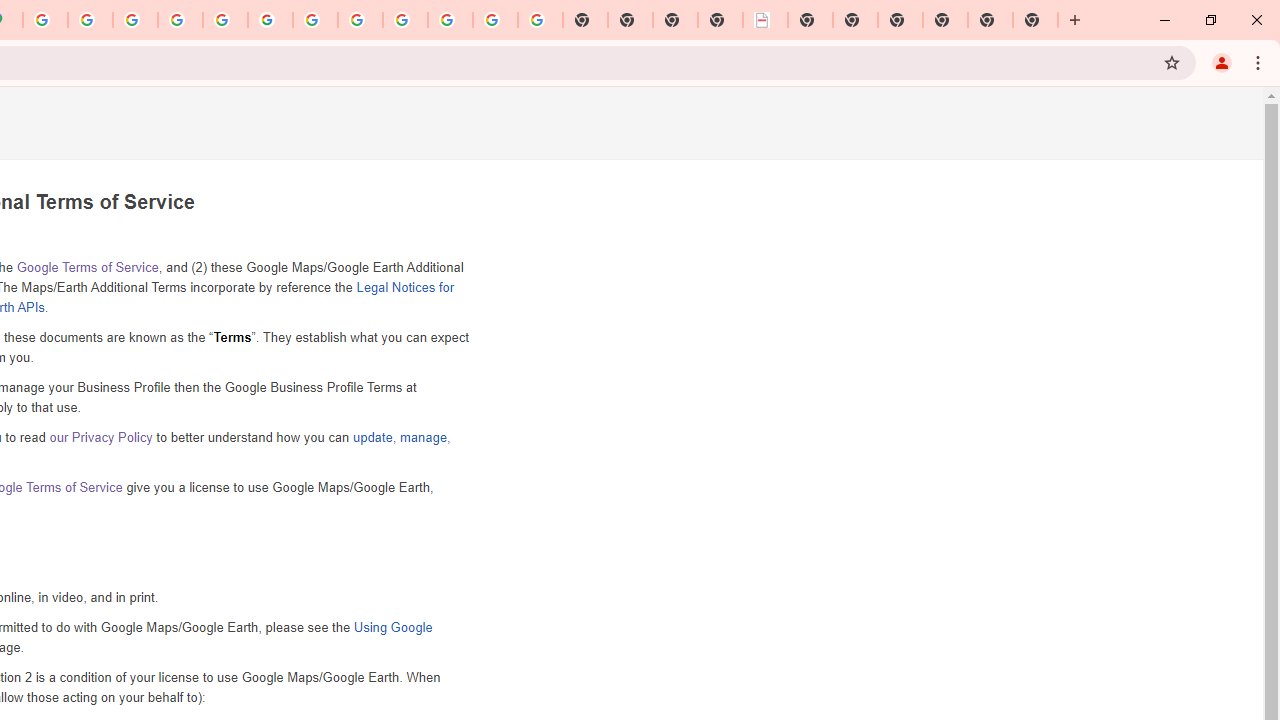  What do you see at coordinates (764, 20) in the screenshot?
I see `'LAAD Defence & Security 2025 | BAE Systems'` at bounding box center [764, 20].